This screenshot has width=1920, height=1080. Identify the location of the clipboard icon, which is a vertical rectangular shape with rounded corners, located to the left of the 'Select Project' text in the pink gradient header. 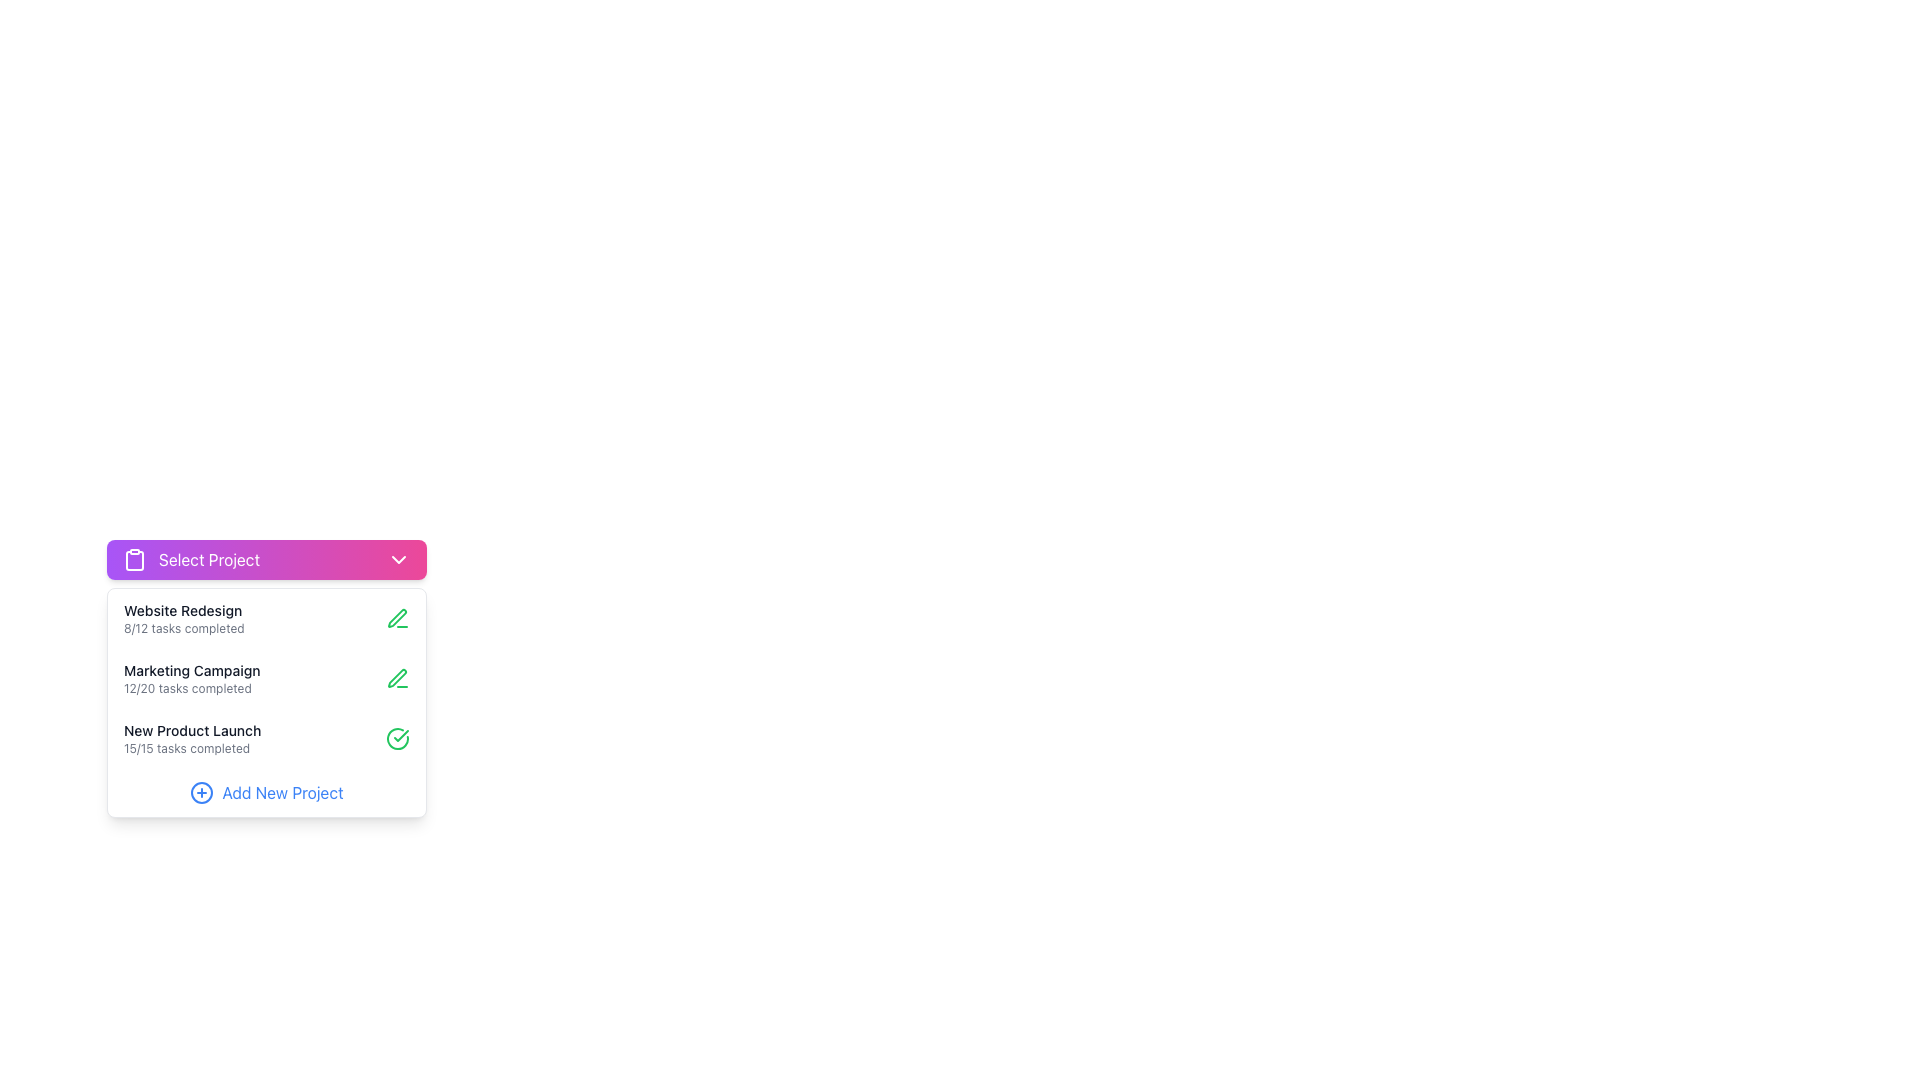
(133, 560).